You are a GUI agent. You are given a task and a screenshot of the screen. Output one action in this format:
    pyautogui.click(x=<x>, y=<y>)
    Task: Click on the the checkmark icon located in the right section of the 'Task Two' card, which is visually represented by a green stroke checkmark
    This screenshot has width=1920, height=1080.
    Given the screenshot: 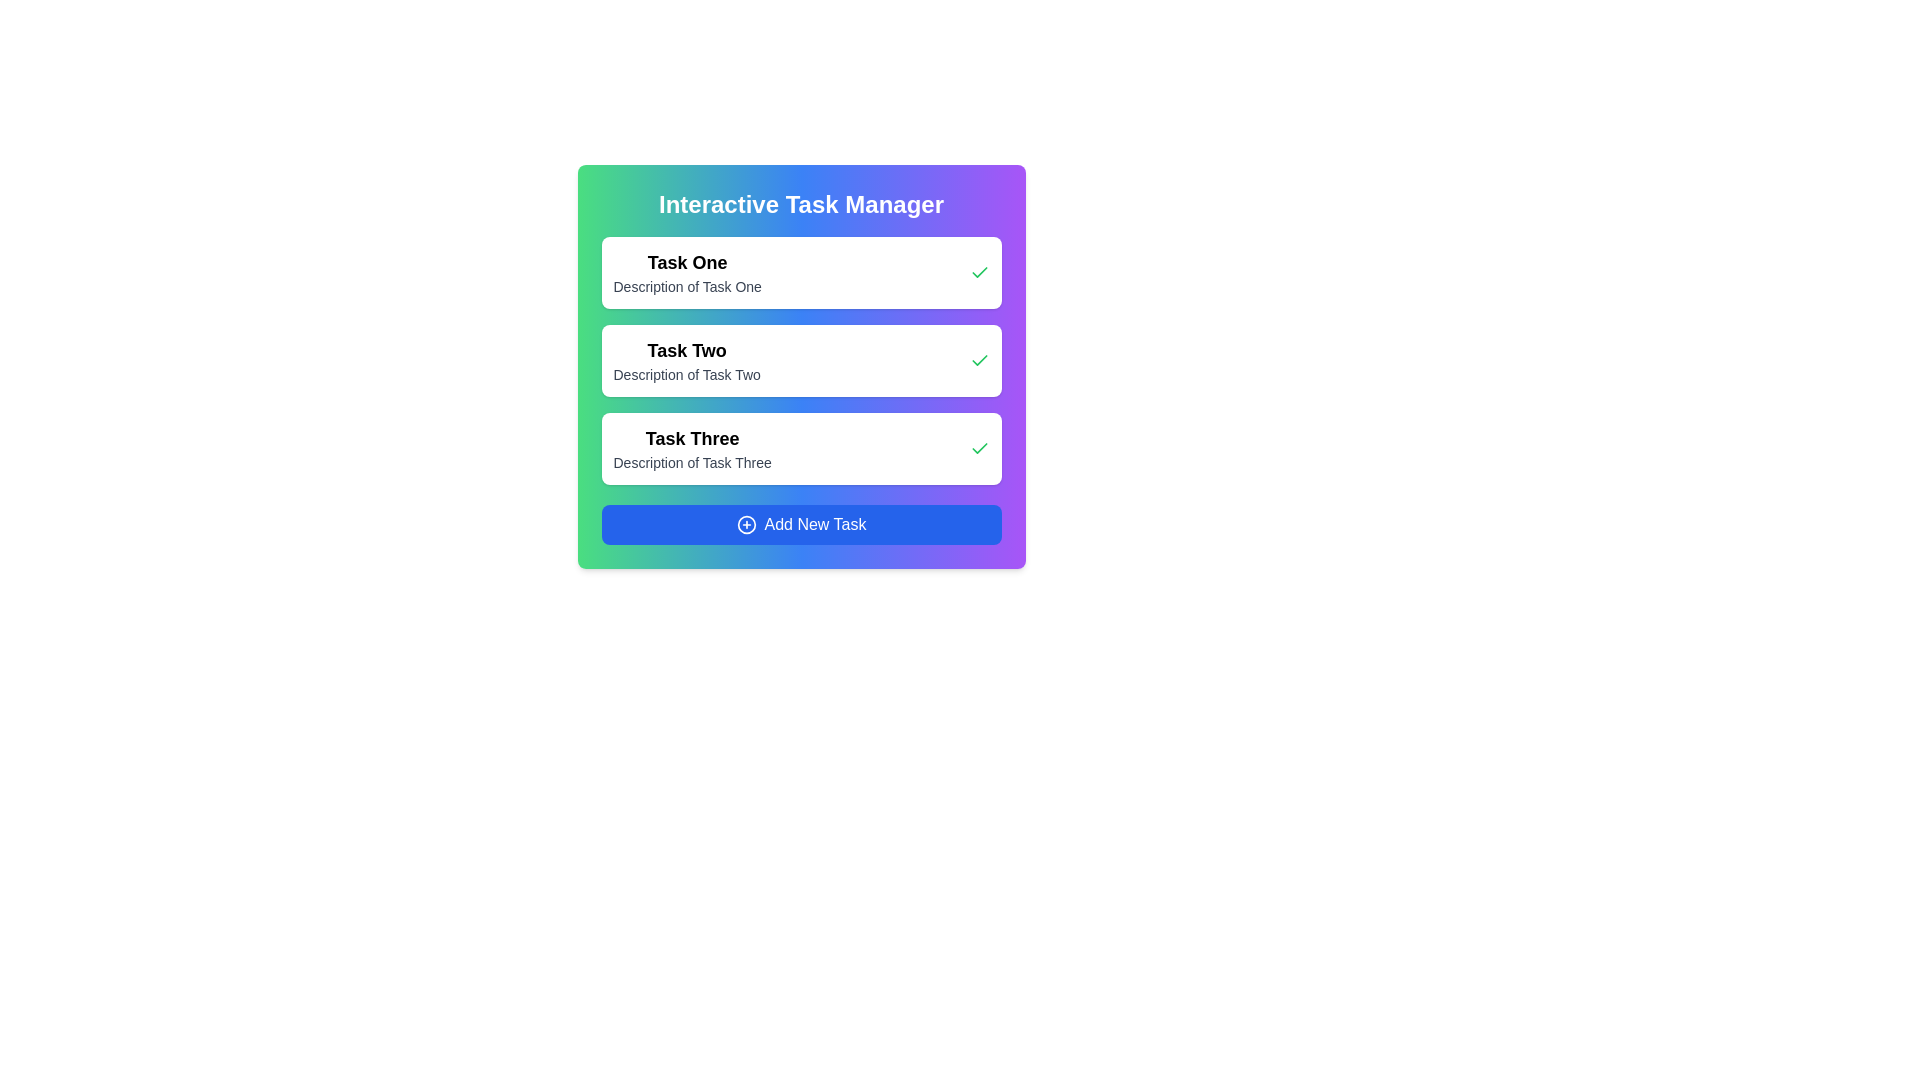 What is the action you would take?
    pyautogui.click(x=979, y=360)
    